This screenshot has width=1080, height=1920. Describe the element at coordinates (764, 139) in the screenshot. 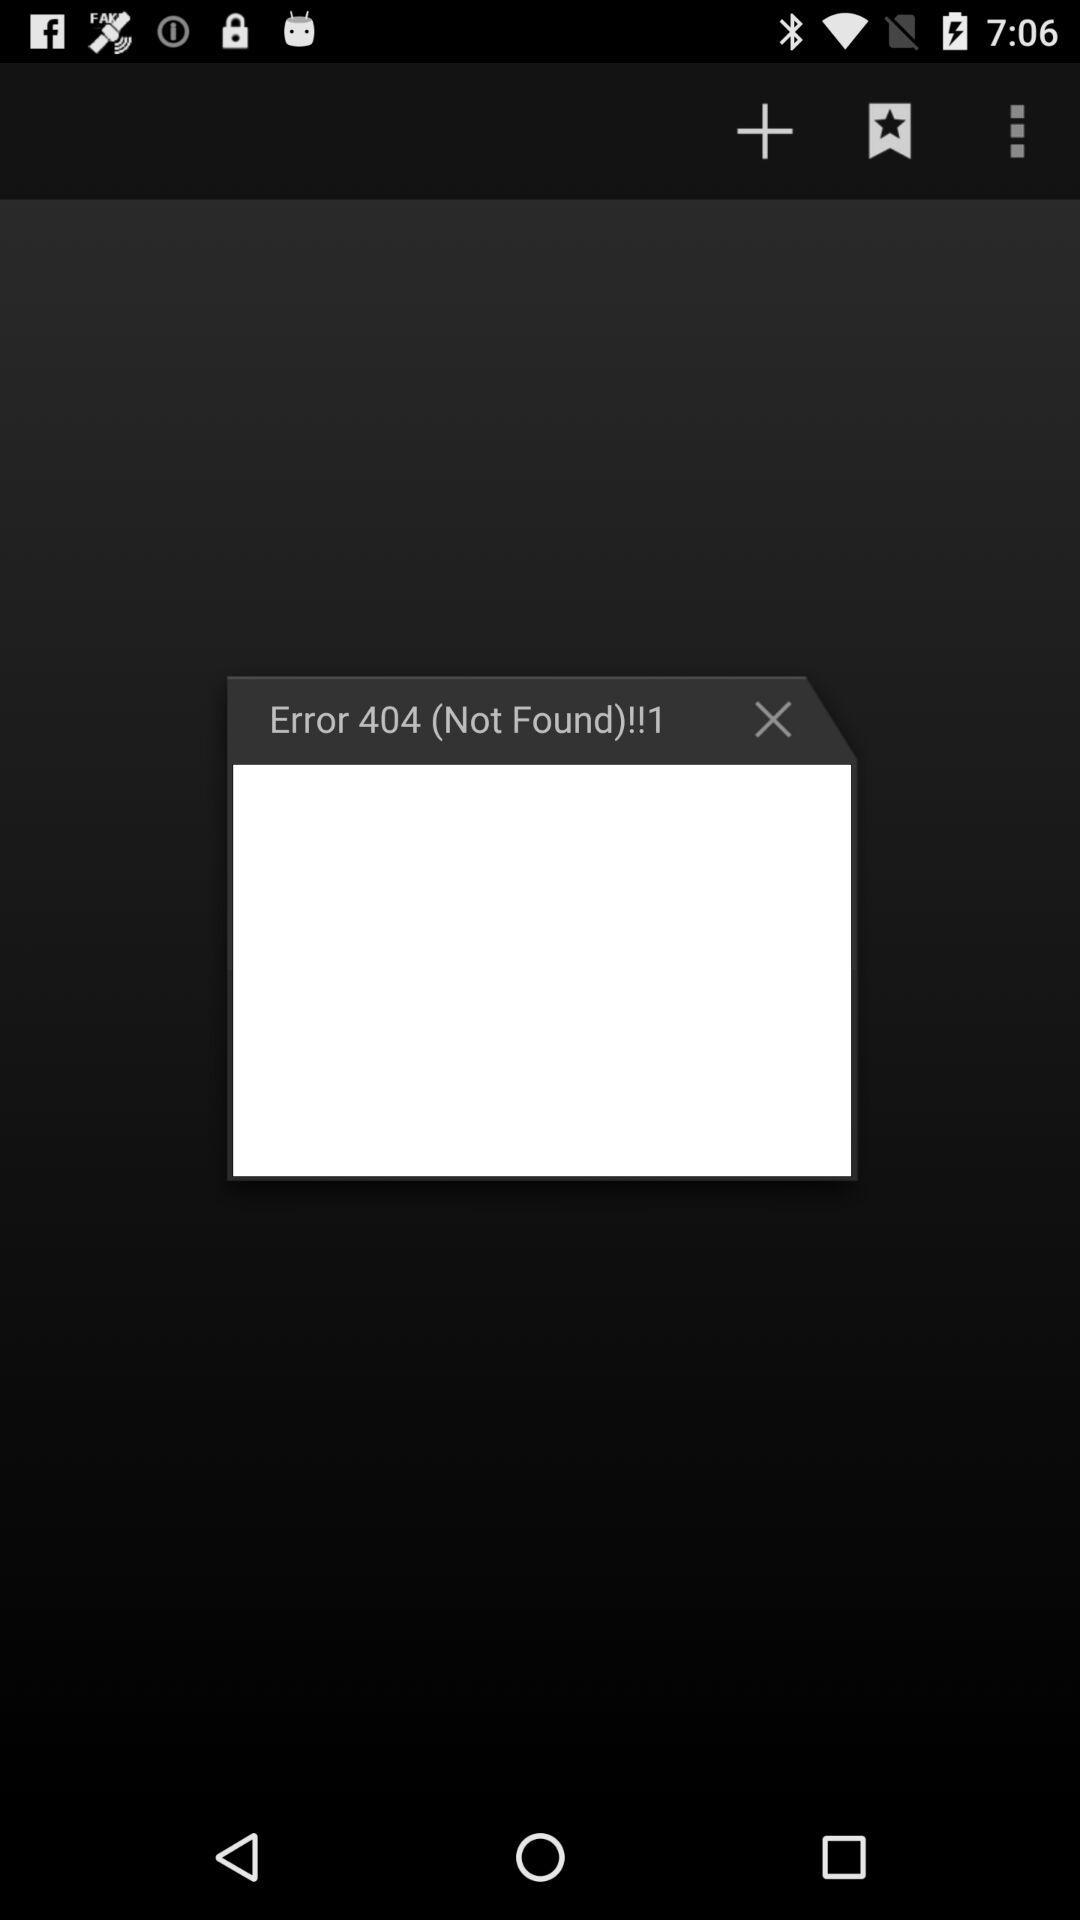

I see `the add icon` at that location.